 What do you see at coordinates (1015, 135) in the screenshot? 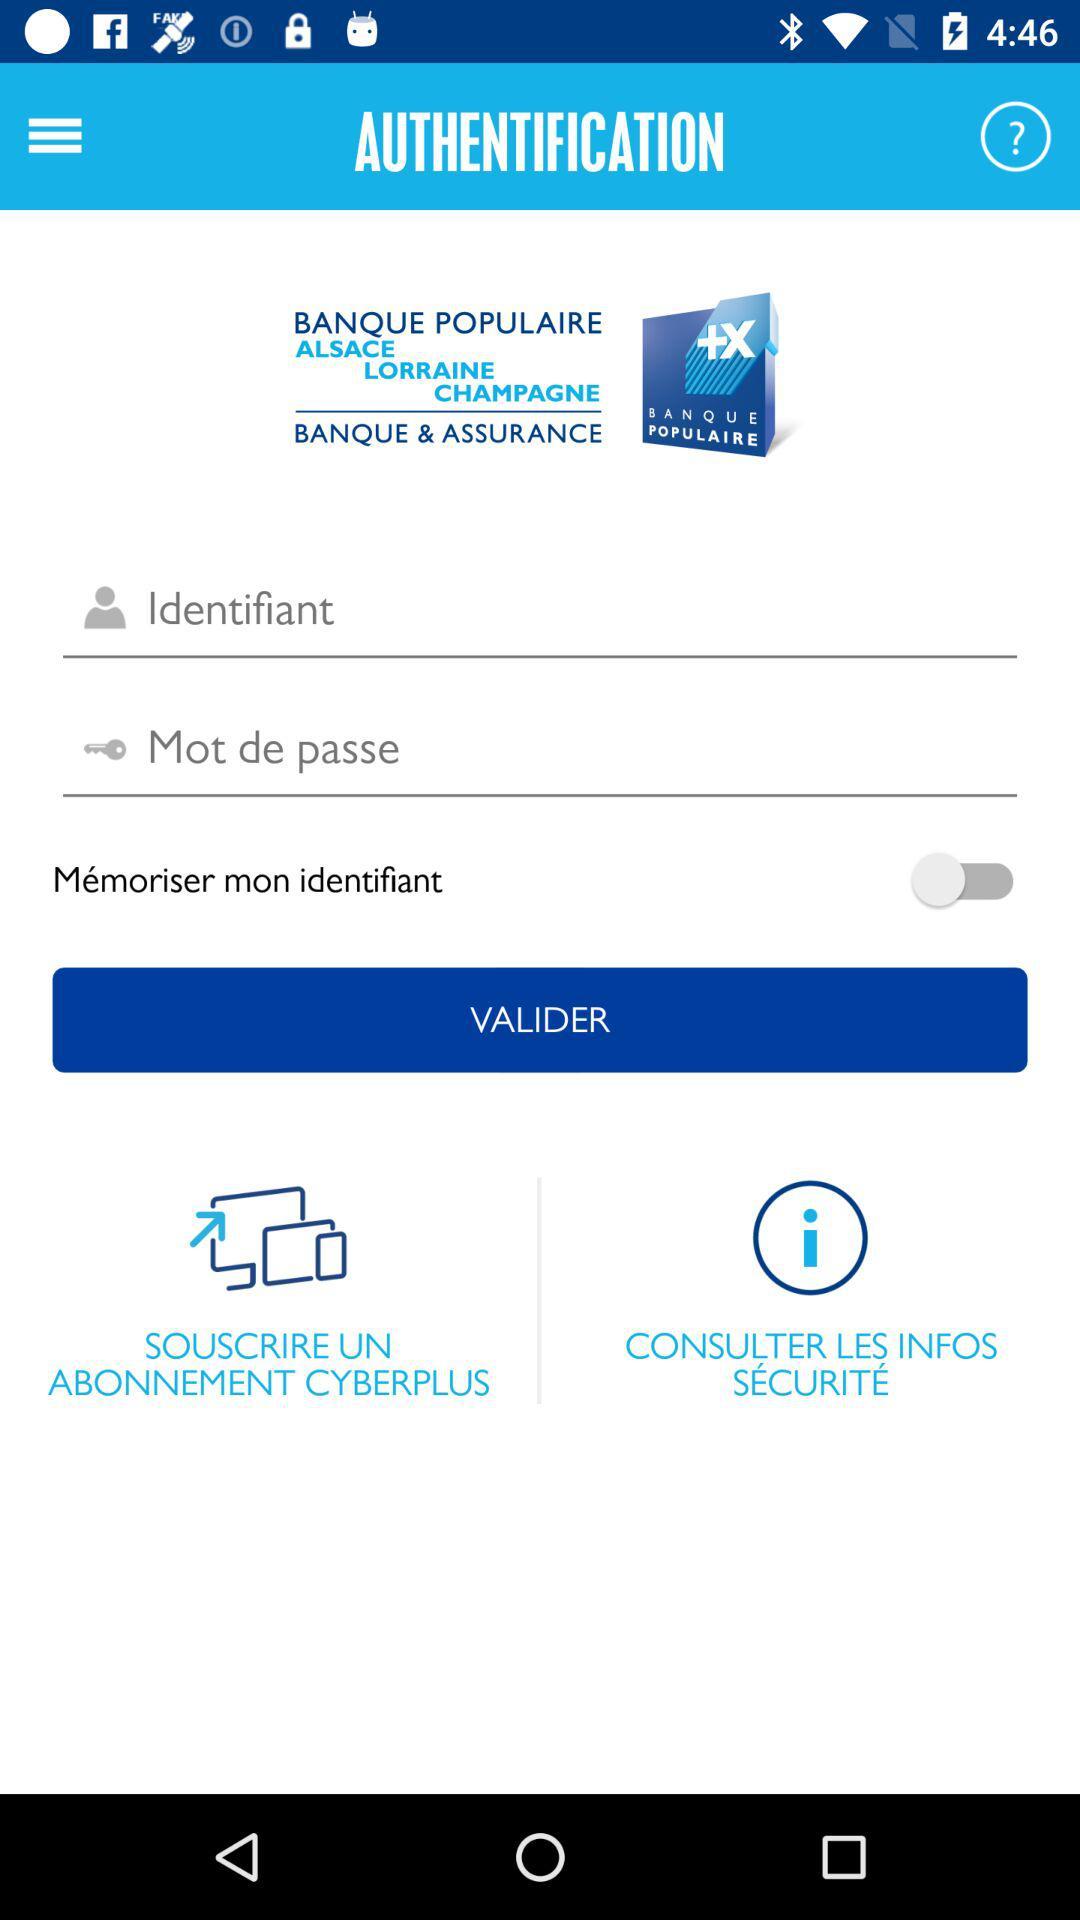
I see `help page` at bounding box center [1015, 135].